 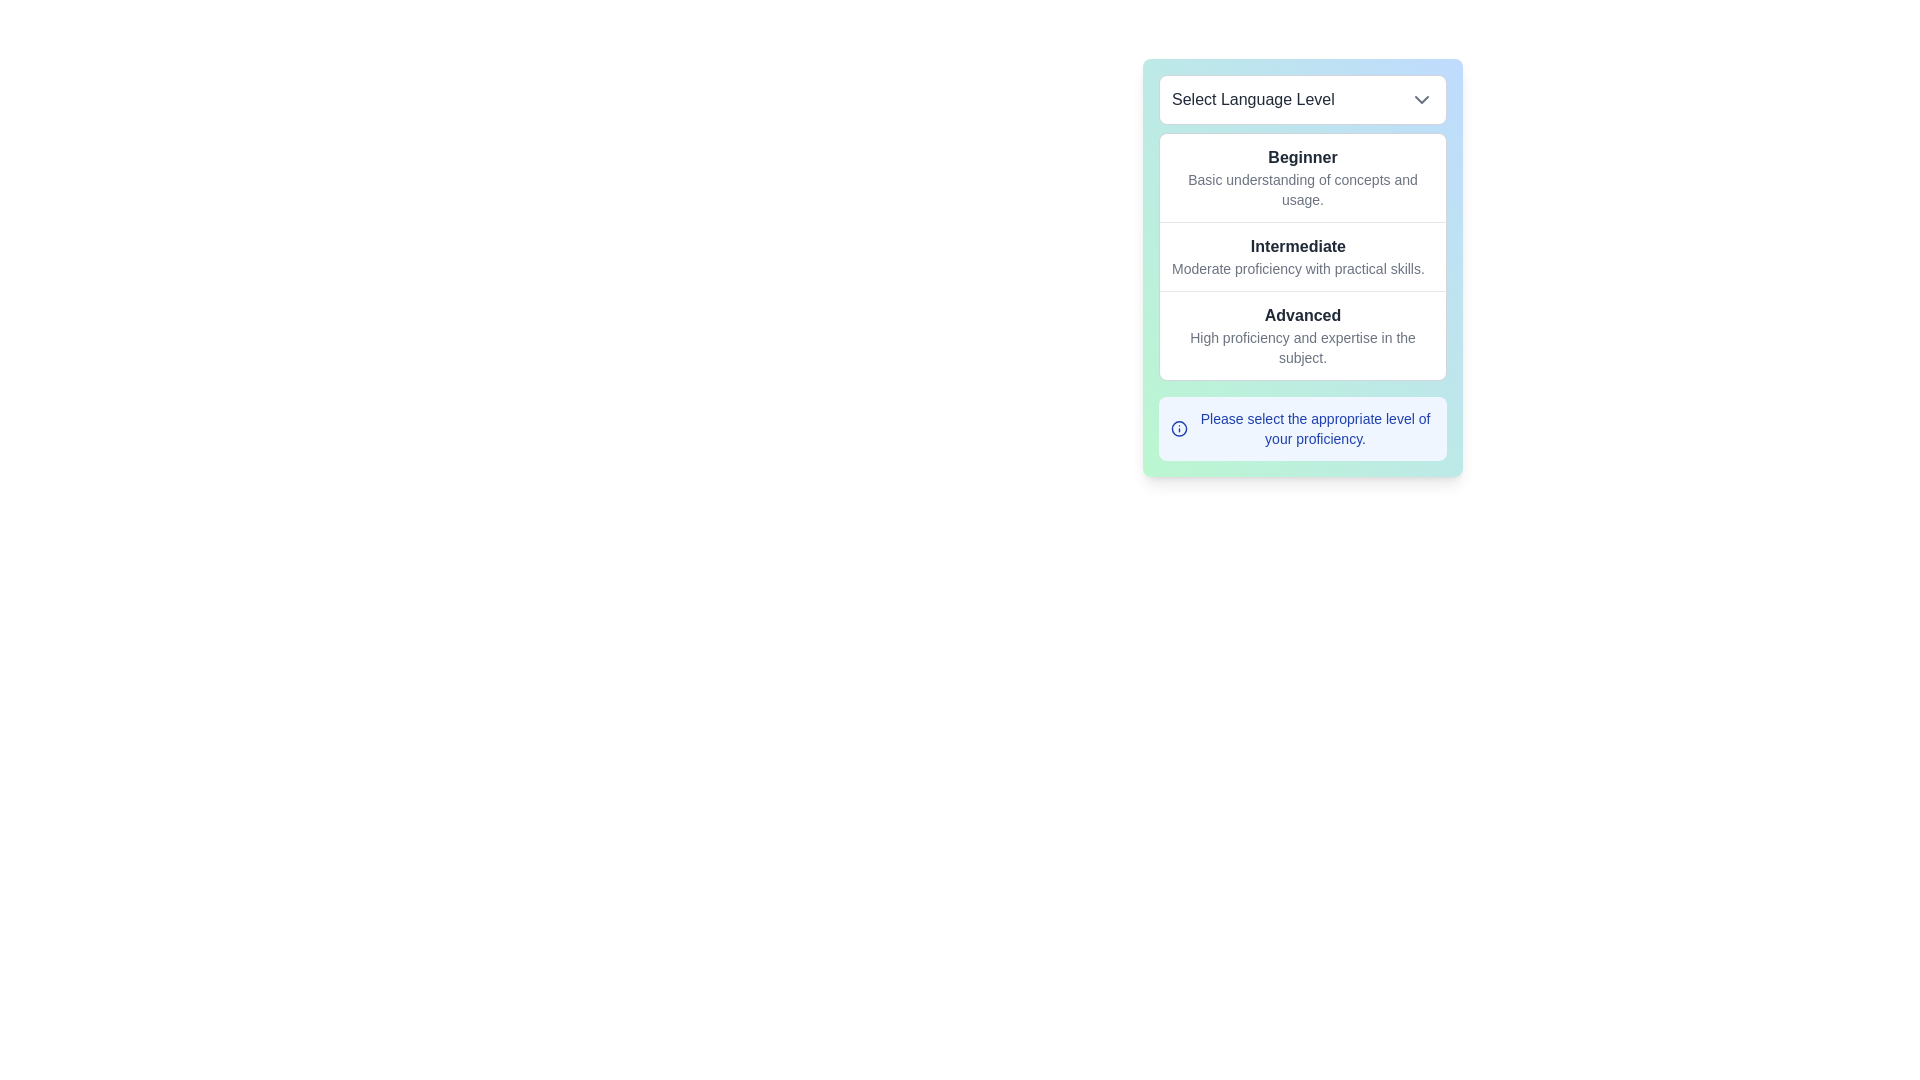 What do you see at coordinates (1298, 245) in the screenshot?
I see `the static label indicating the proficiency level as 'Intermediate', which is located centrally in the language level selection module, positioned between 'Beginner' and 'Advanced'` at bounding box center [1298, 245].